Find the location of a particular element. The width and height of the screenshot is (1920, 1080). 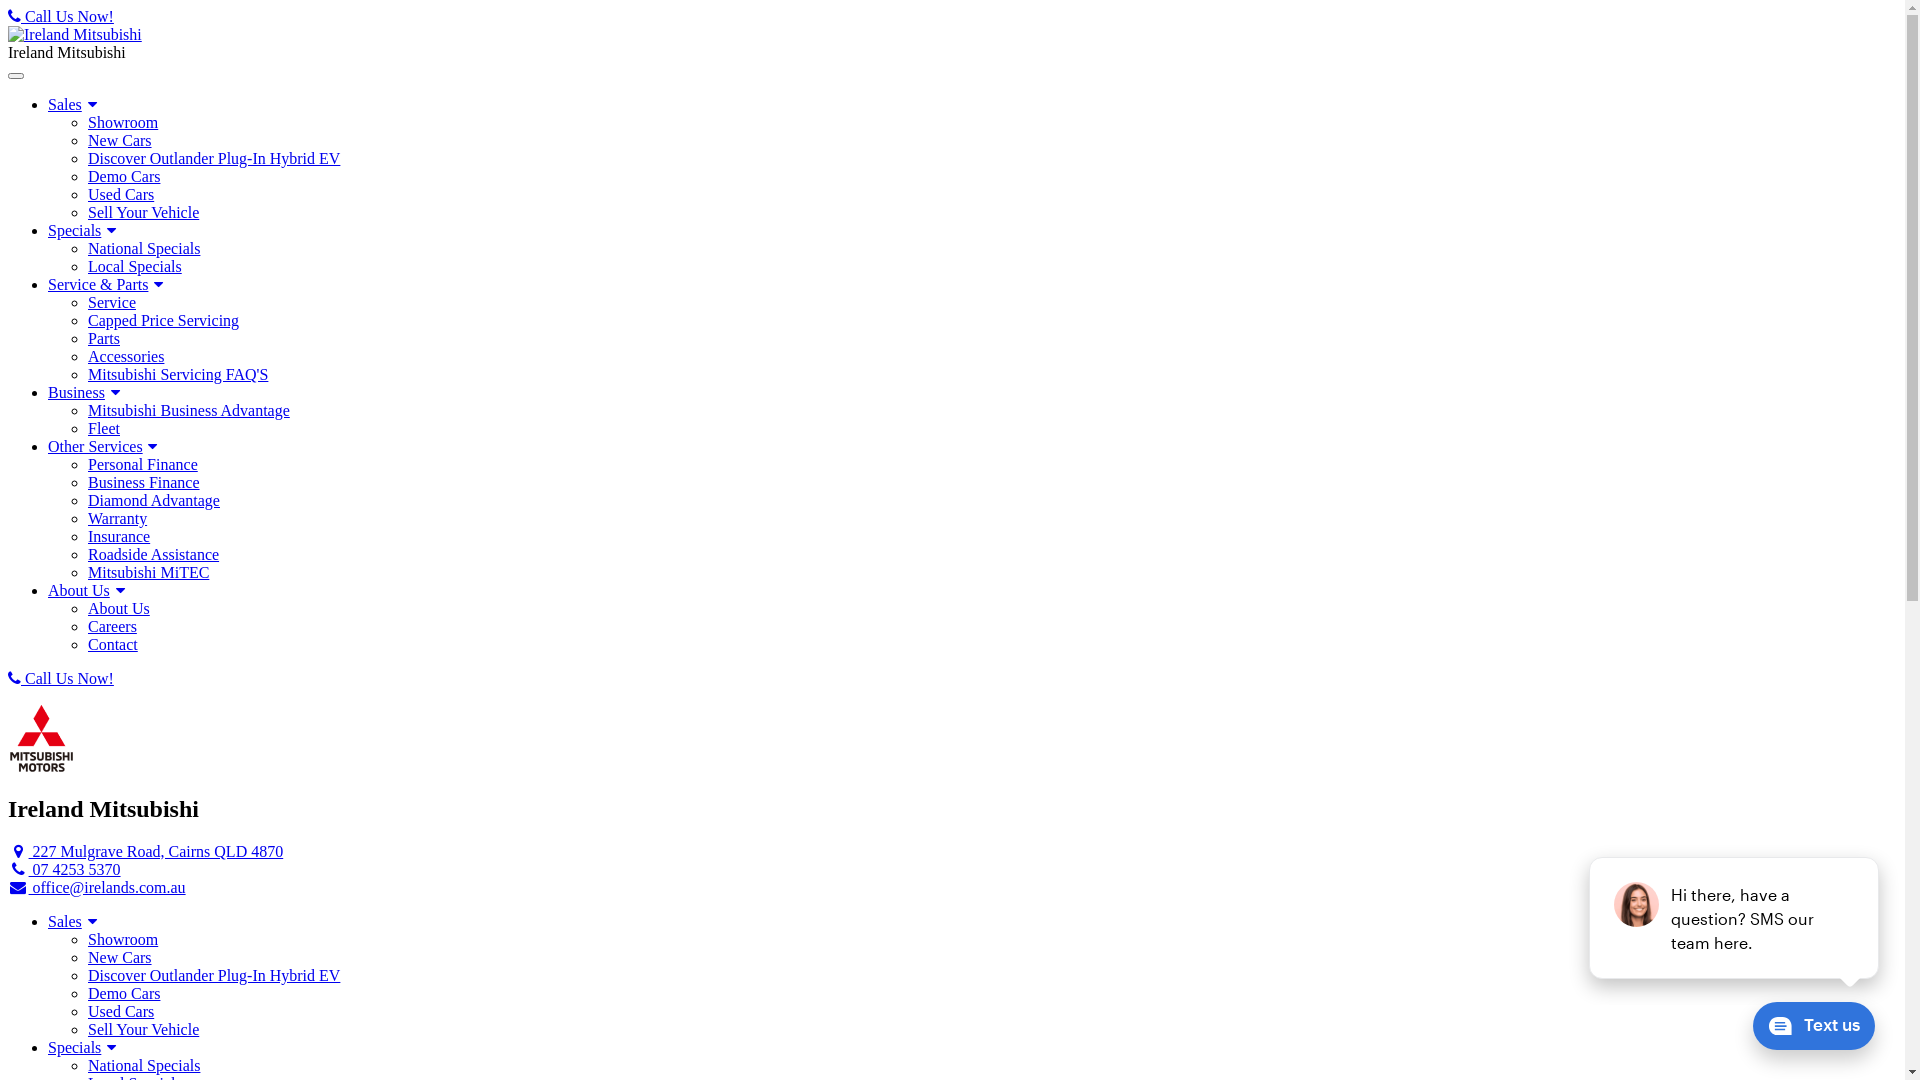

'Business' is located at coordinates (48, 392).